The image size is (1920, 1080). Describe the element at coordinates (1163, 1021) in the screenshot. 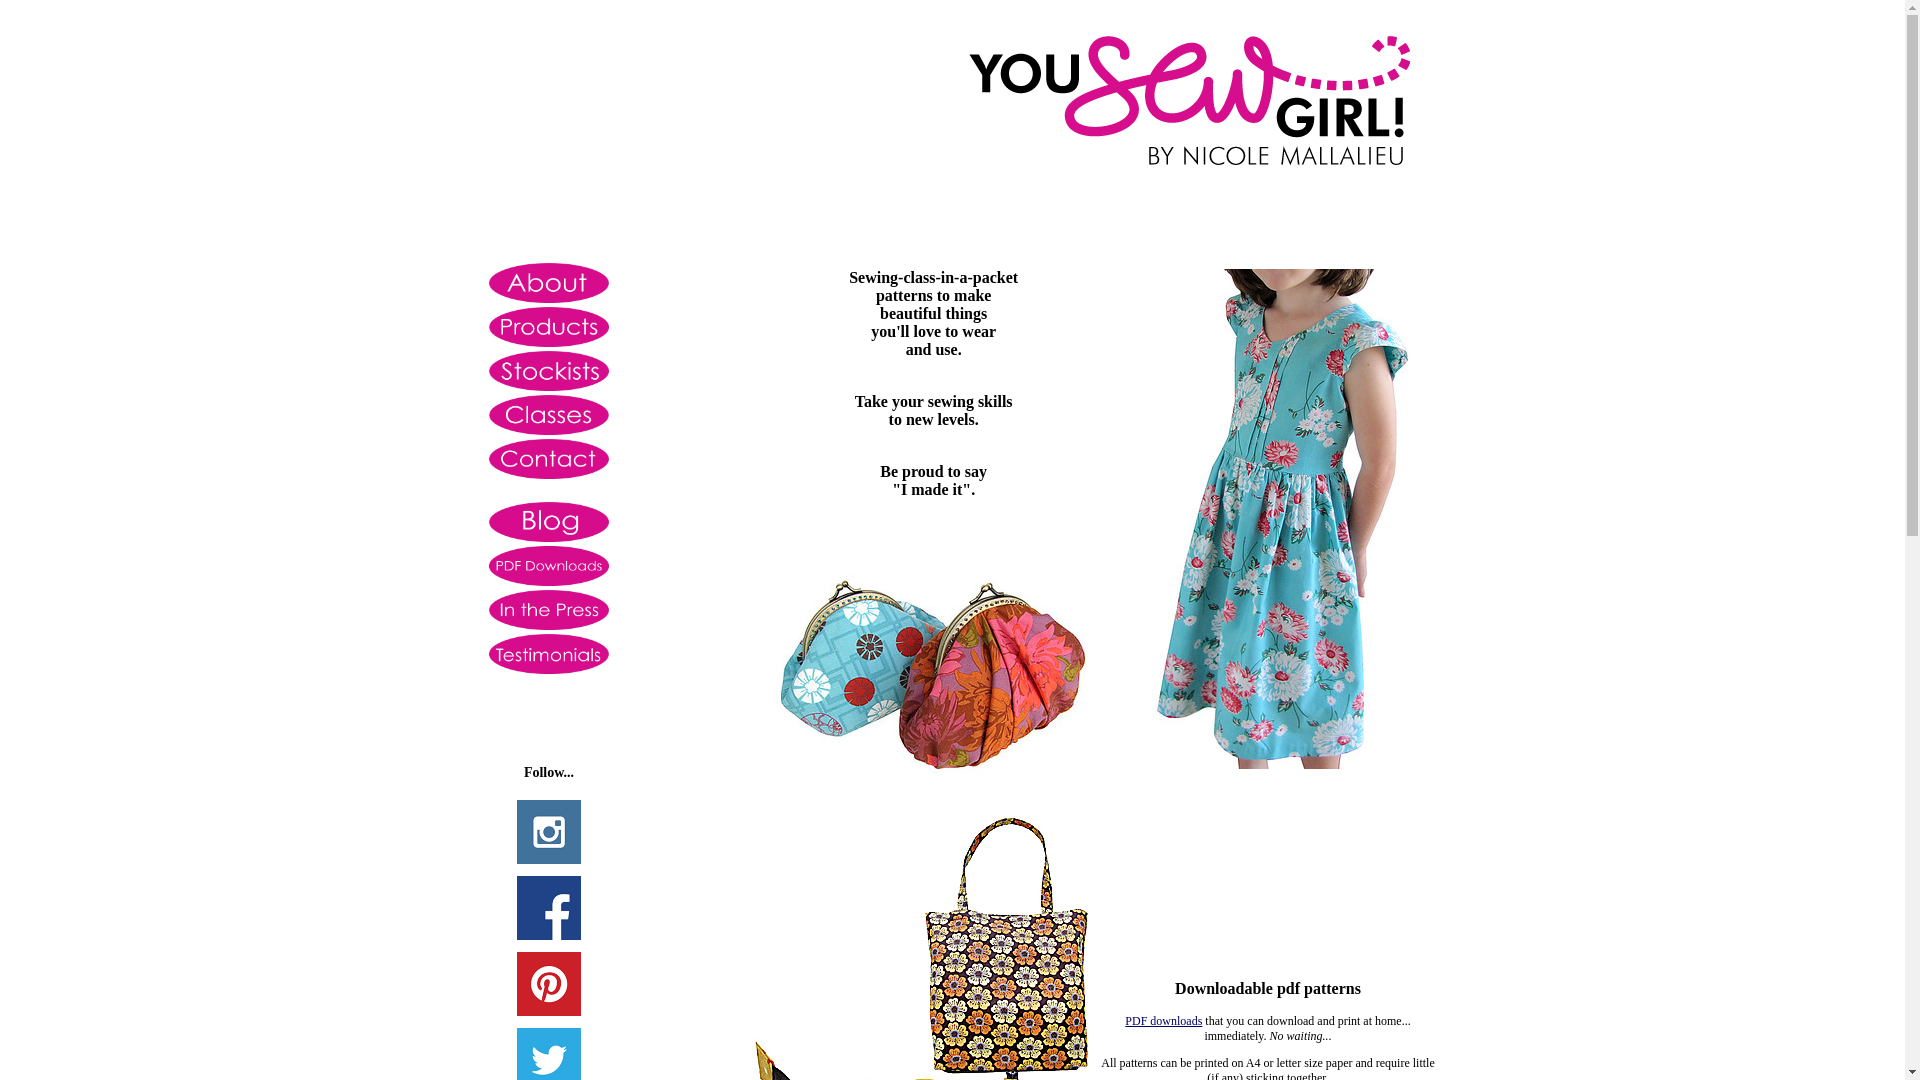

I see `'PDF downloads'` at that location.